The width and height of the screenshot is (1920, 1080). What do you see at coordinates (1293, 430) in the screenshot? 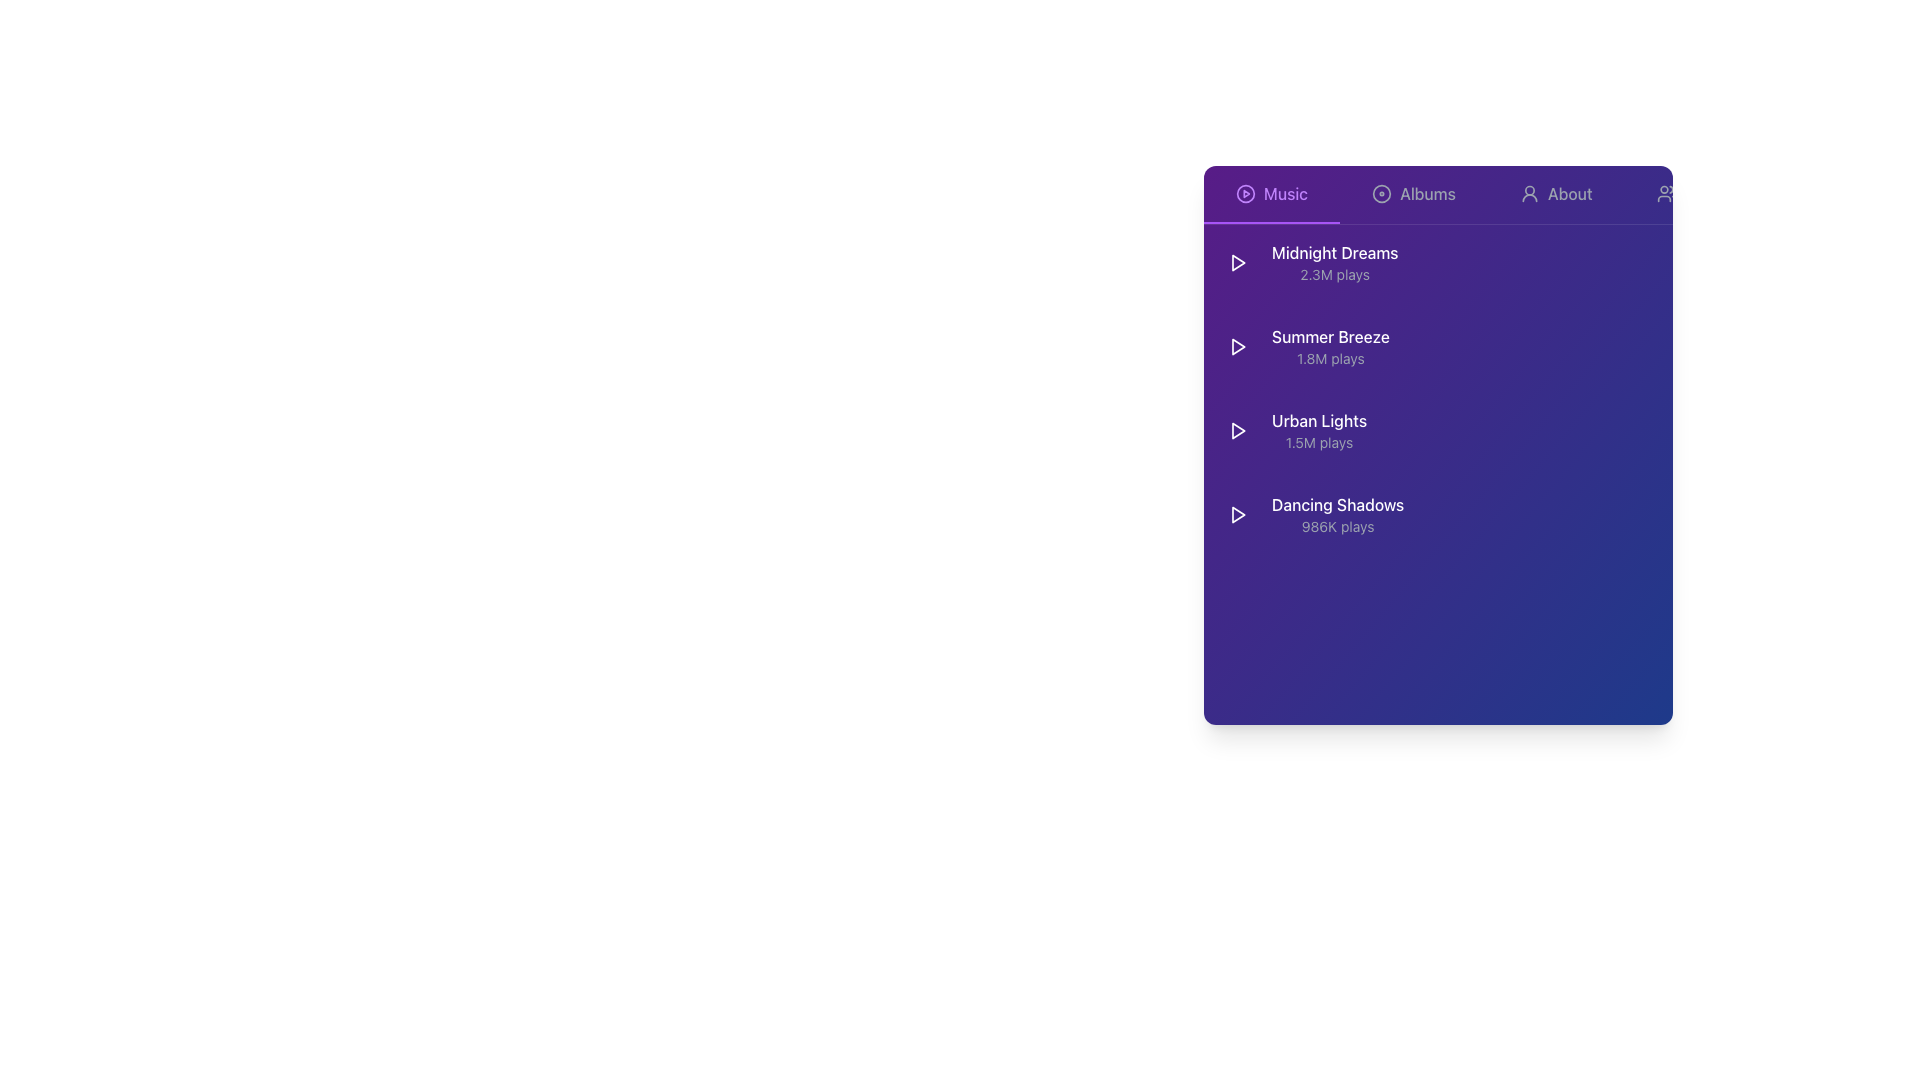
I see `the song item that provides information about the song title and the number of times it was played, located in the center of the list below 'Summer Breeze' and above 'Dancing Shadows'` at bounding box center [1293, 430].